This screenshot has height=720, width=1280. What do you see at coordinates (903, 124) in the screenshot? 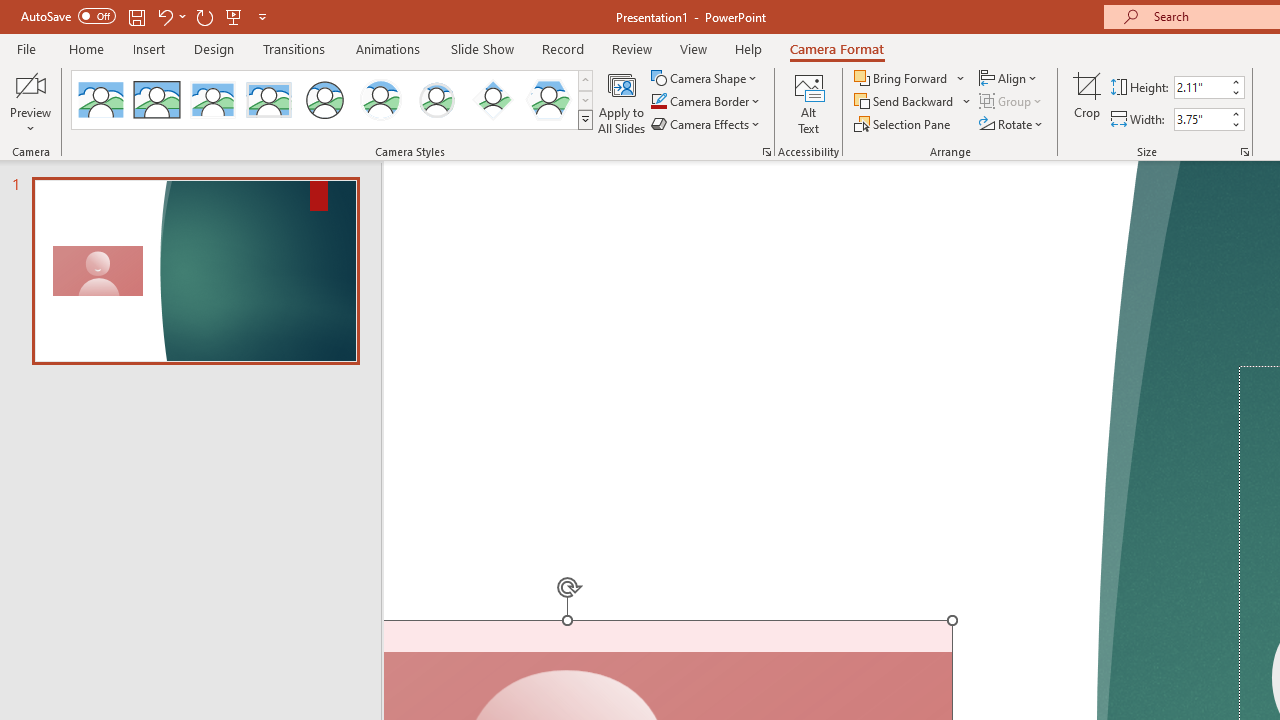
I see `'Selection Pane...'` at bounding box center [903, 124].